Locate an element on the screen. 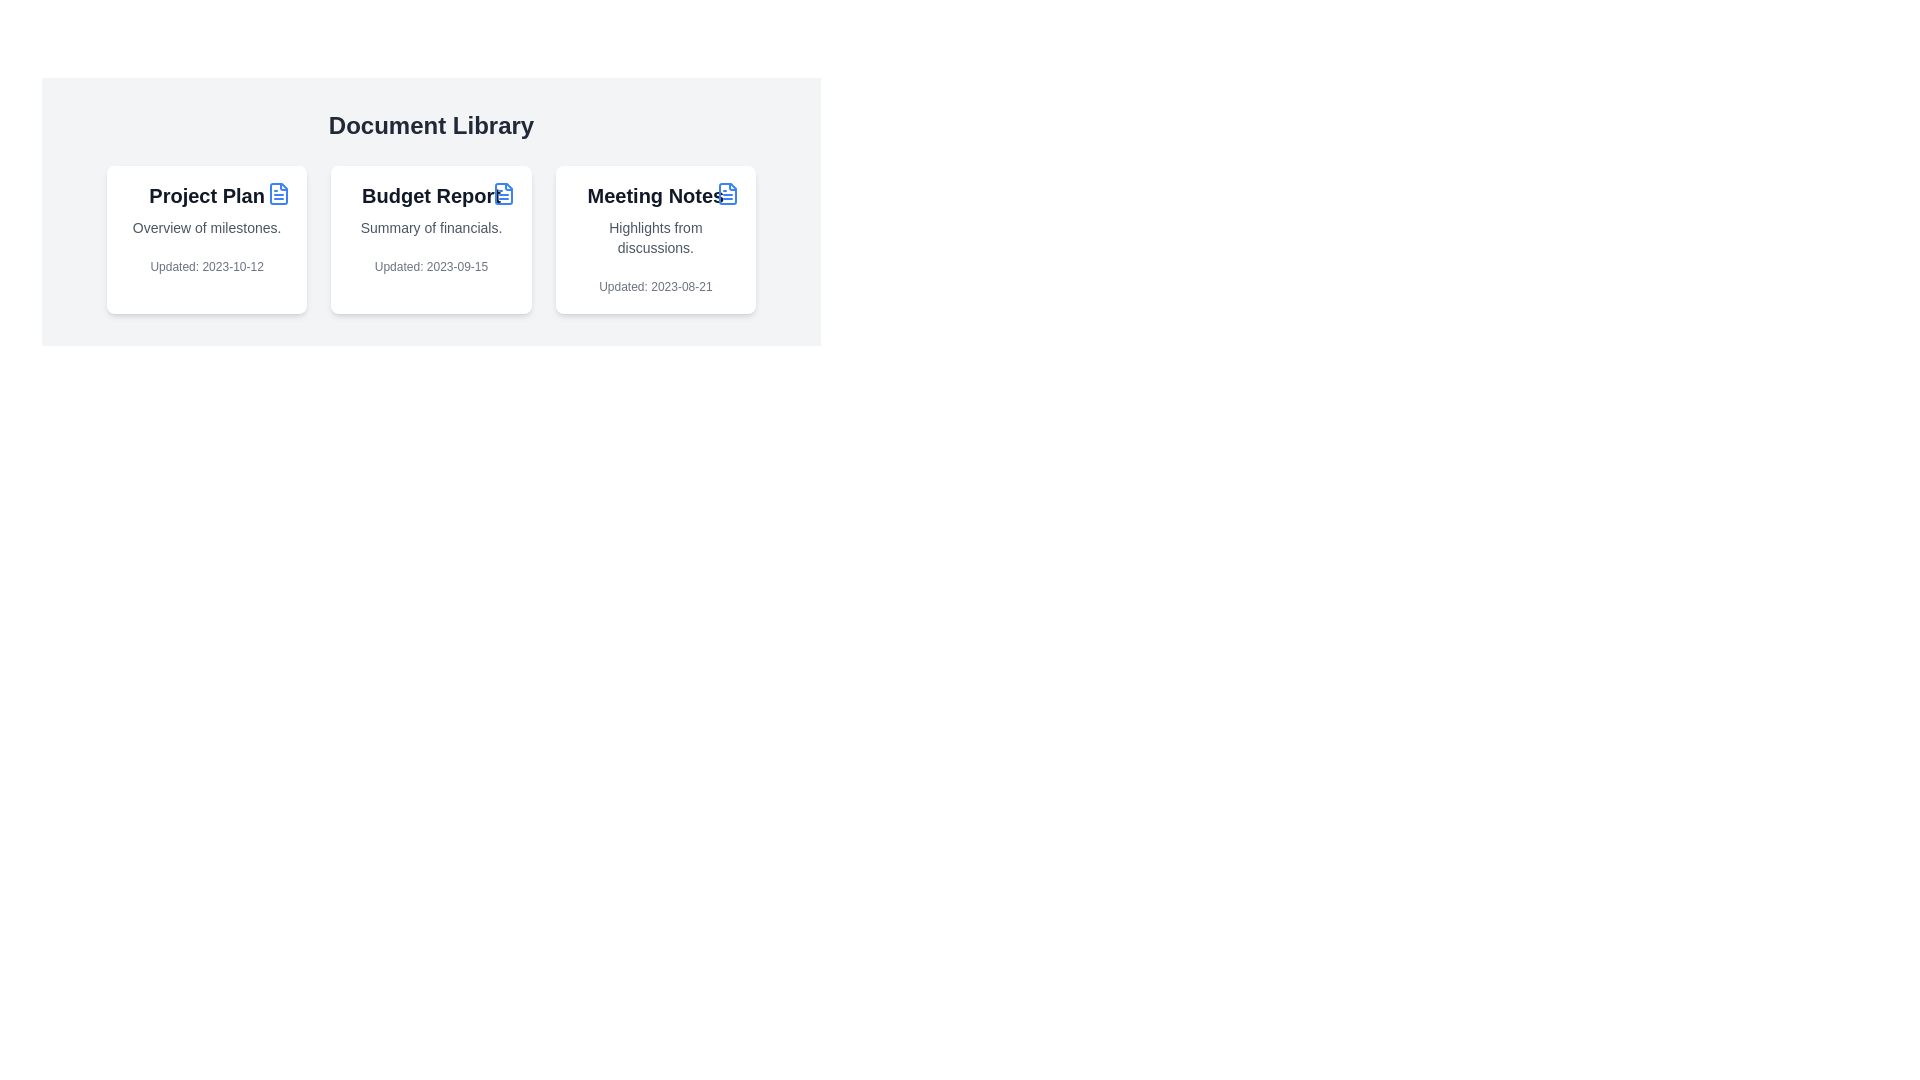  descriptive text located within the card labeled 'Meeting Notes', positioned beneath the main title 'Meeting Notes' and above the updated date information 'Updated: 2023-08-21' is located at coordinates (655, 237).